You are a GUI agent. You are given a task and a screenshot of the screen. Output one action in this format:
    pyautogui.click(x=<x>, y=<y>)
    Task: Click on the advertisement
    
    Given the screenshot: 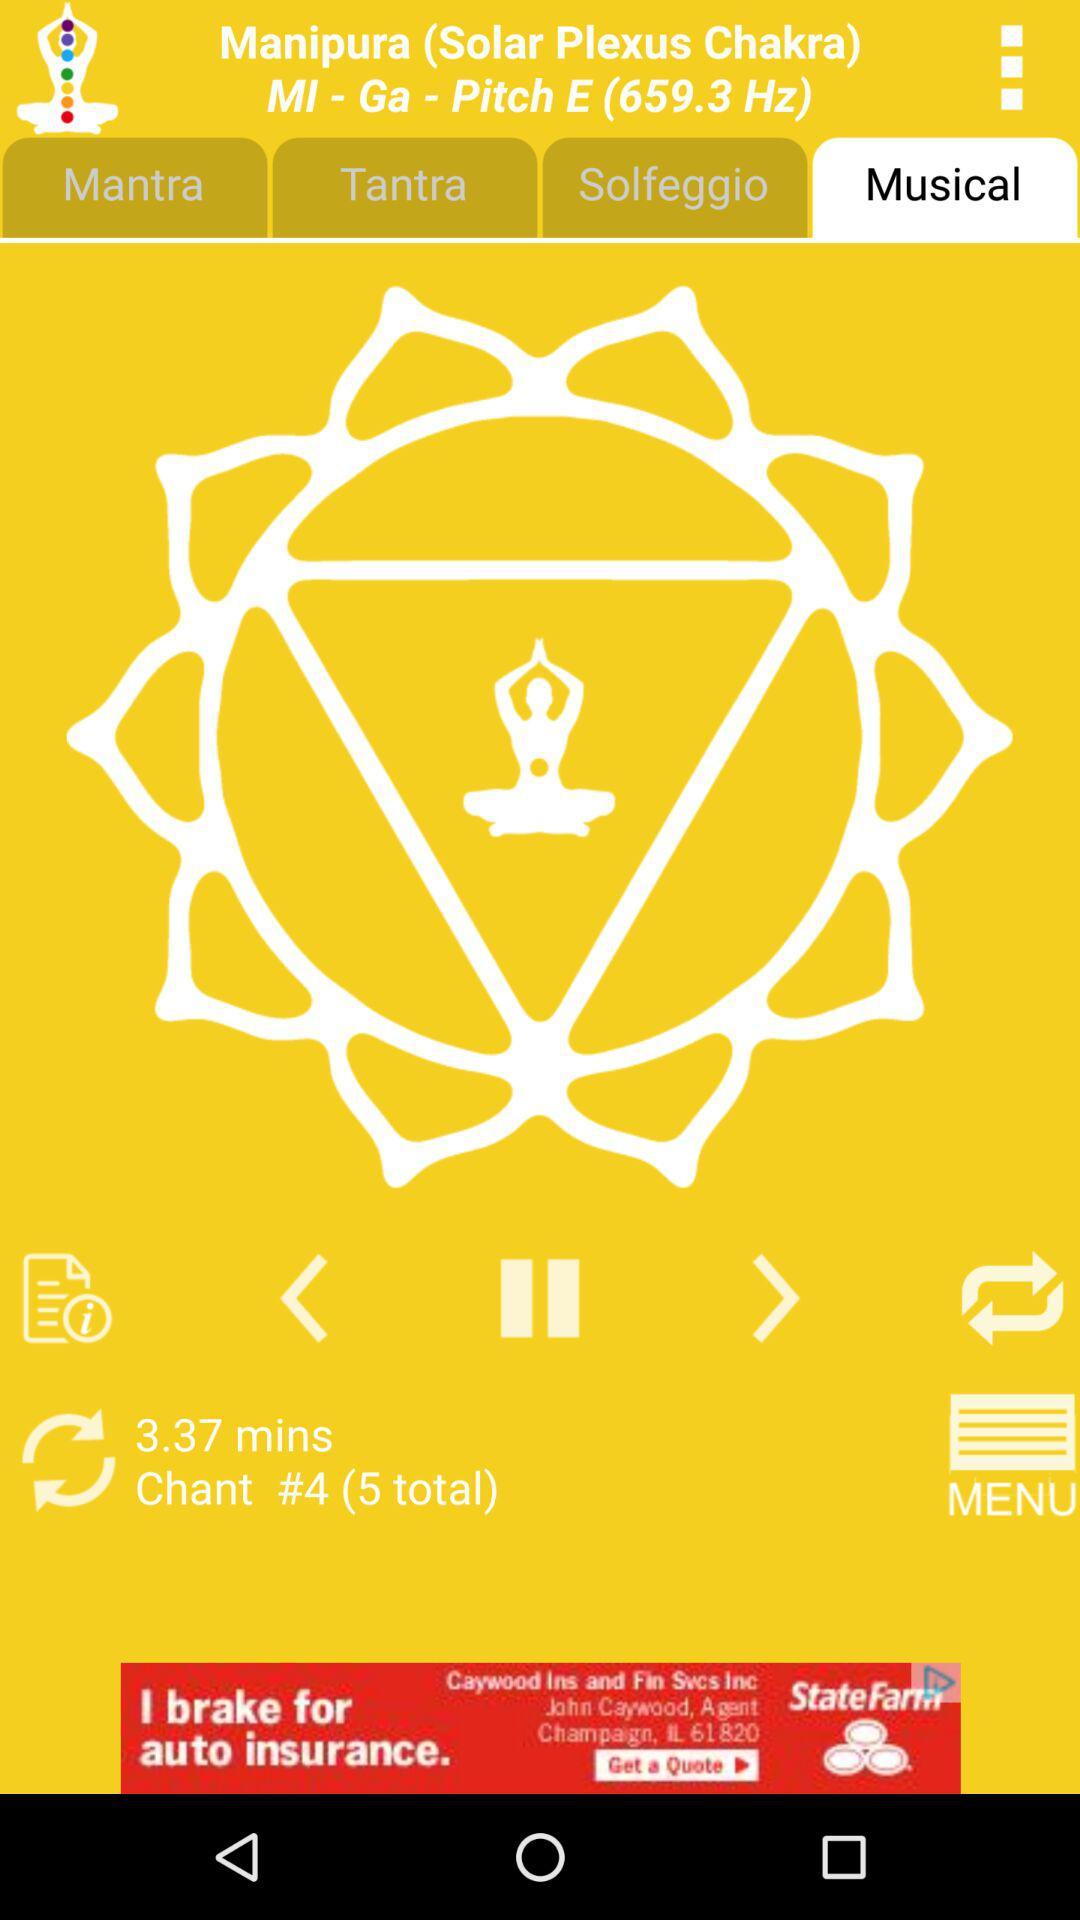 What is the action you would take?
    pyautogui.click(x=540, y=1727)
    